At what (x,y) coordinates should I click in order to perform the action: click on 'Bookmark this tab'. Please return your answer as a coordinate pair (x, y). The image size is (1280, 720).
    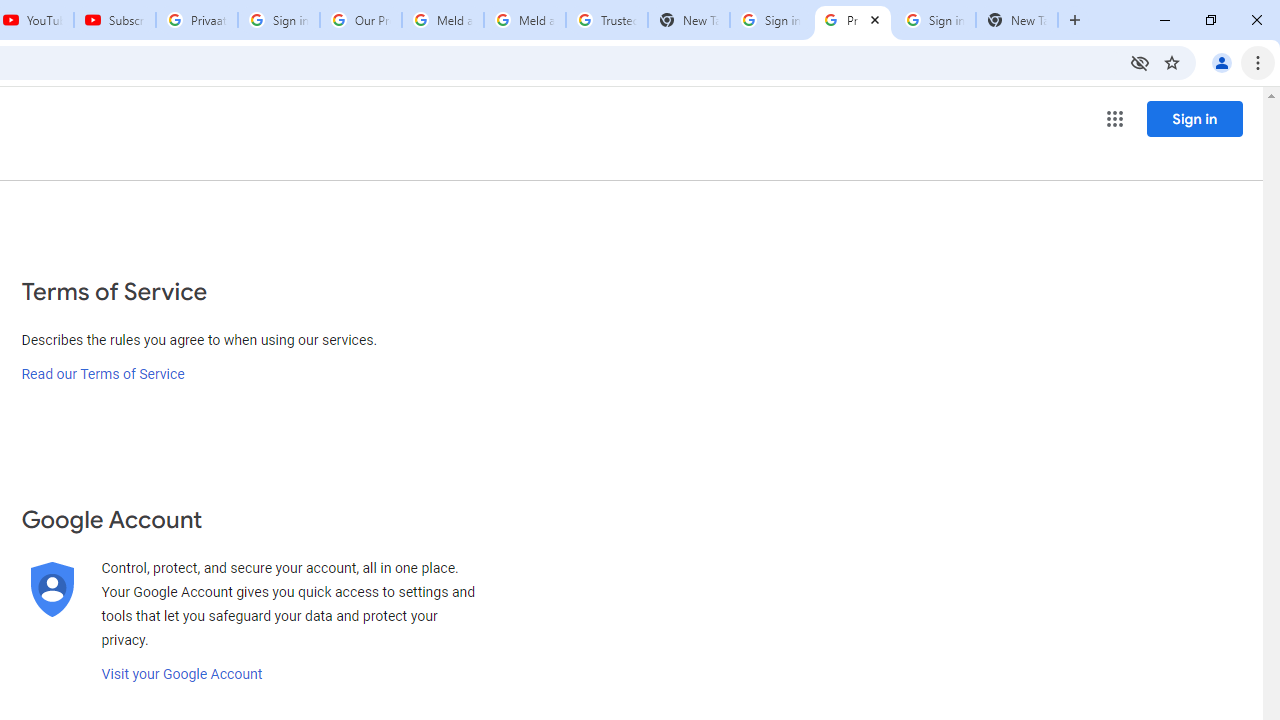
    Looking at the image, I should click on (1171, 61).